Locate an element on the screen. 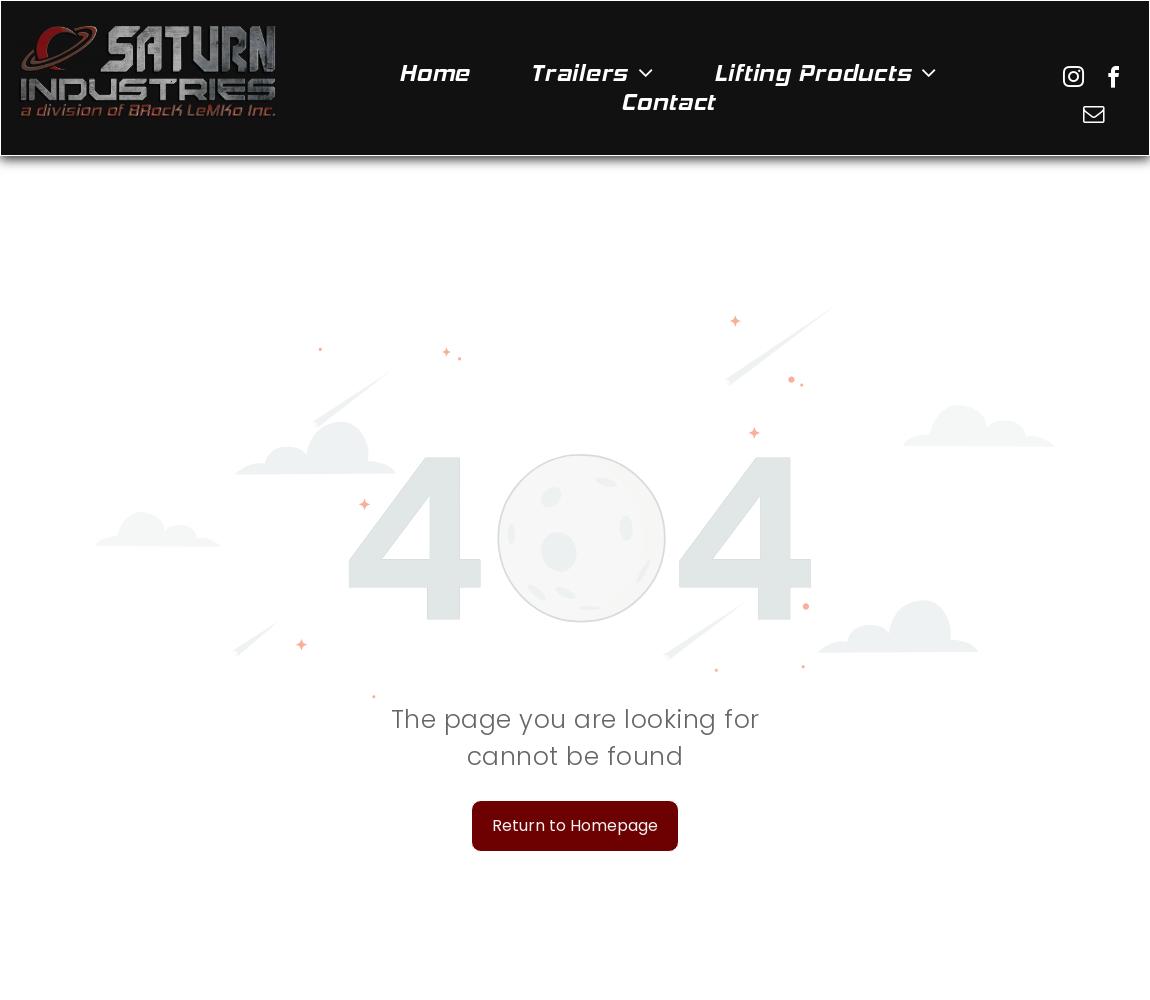 Image resolution: width=1150 pixels, height=1000 pixels. 'Gravity Tilt Trailers' is located at coordinates (612, 392).